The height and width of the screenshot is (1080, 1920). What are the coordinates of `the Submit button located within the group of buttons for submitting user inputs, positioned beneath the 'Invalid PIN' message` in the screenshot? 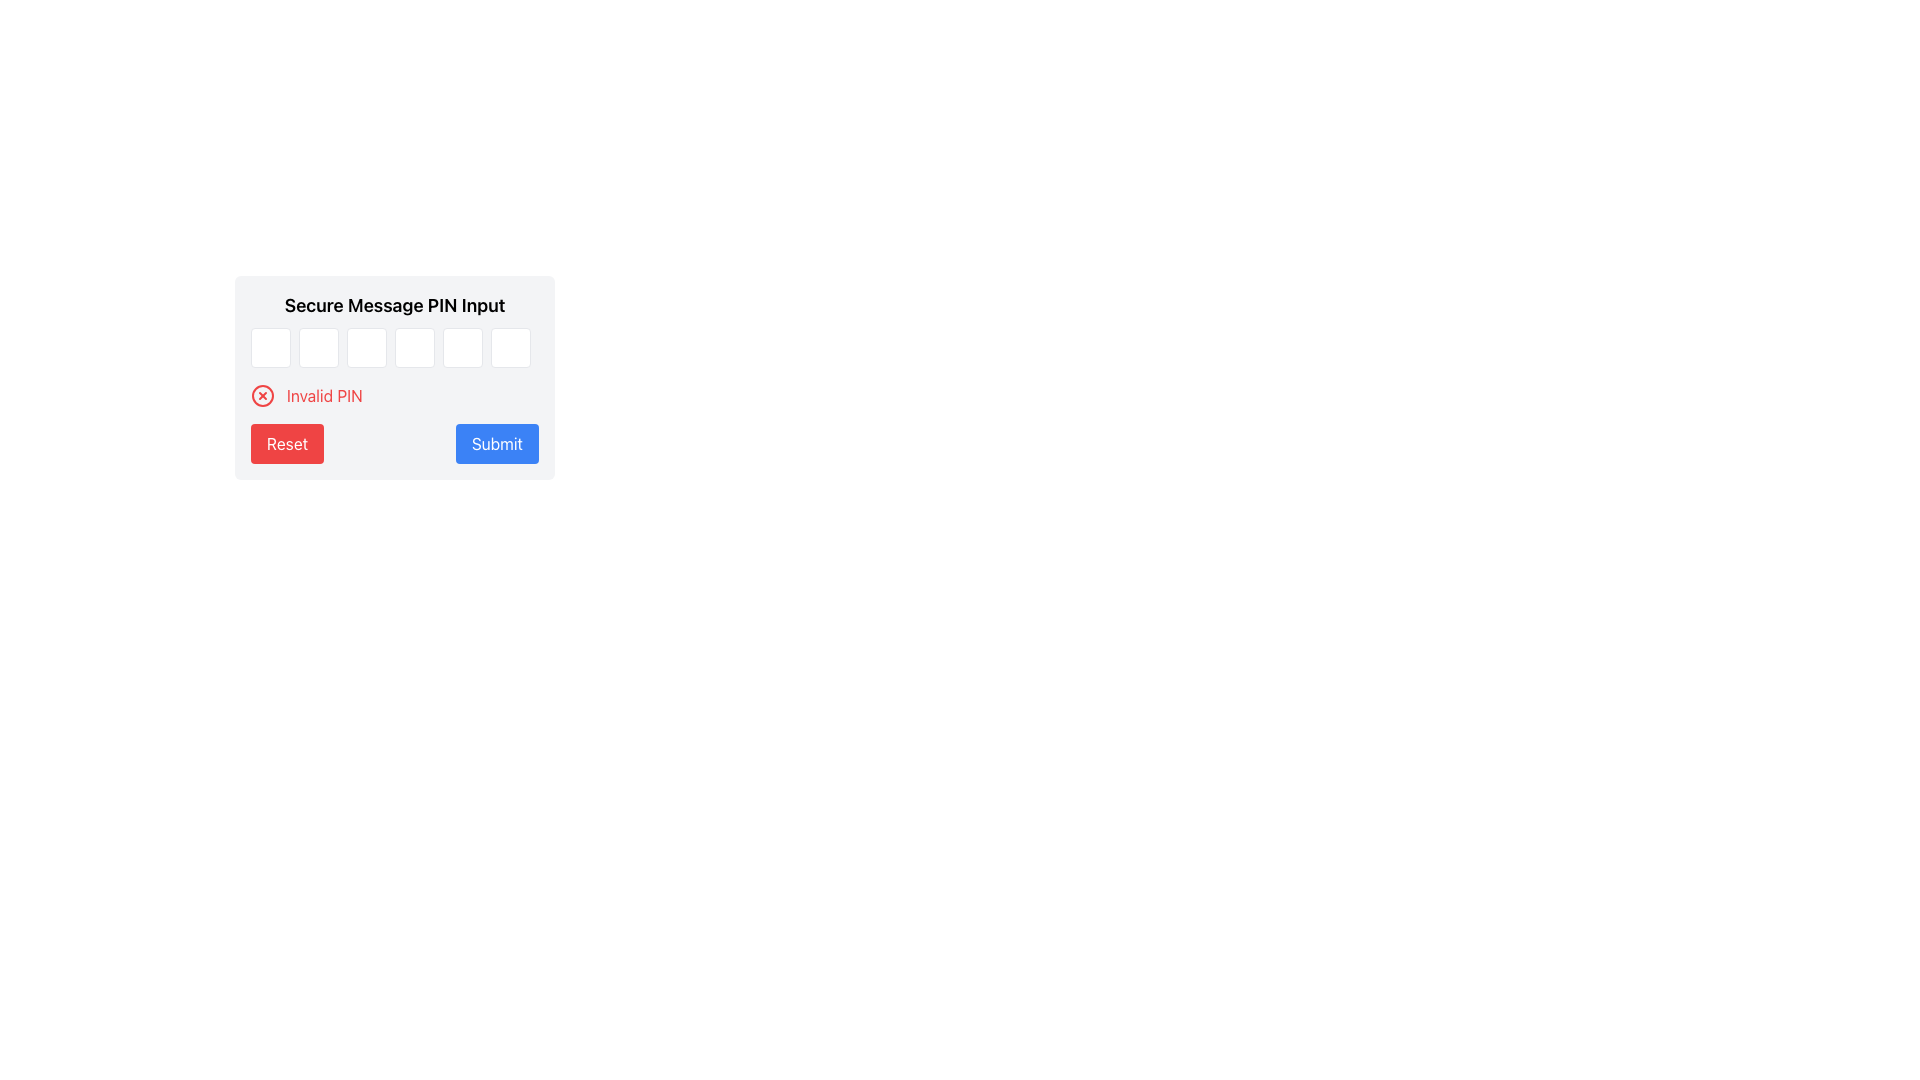 It's located at (394, 442).